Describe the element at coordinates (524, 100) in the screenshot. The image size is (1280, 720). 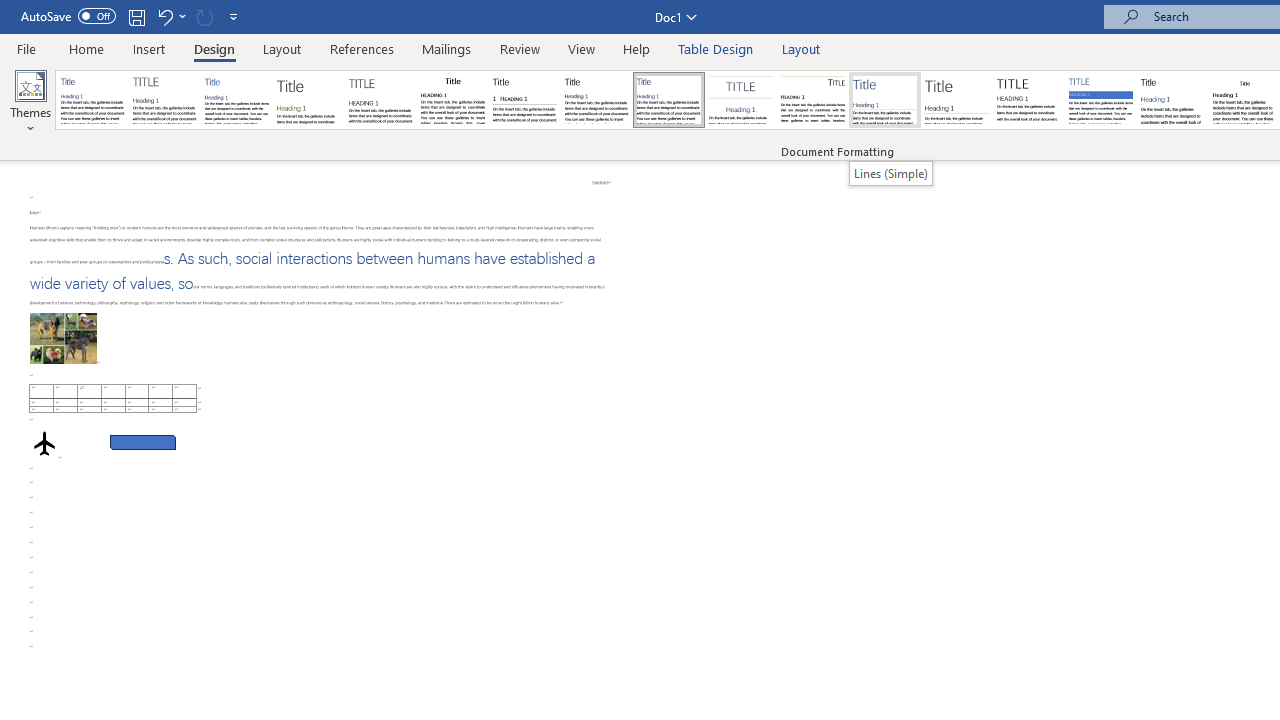
I see `'Black & White (Numbered)'` at that location.